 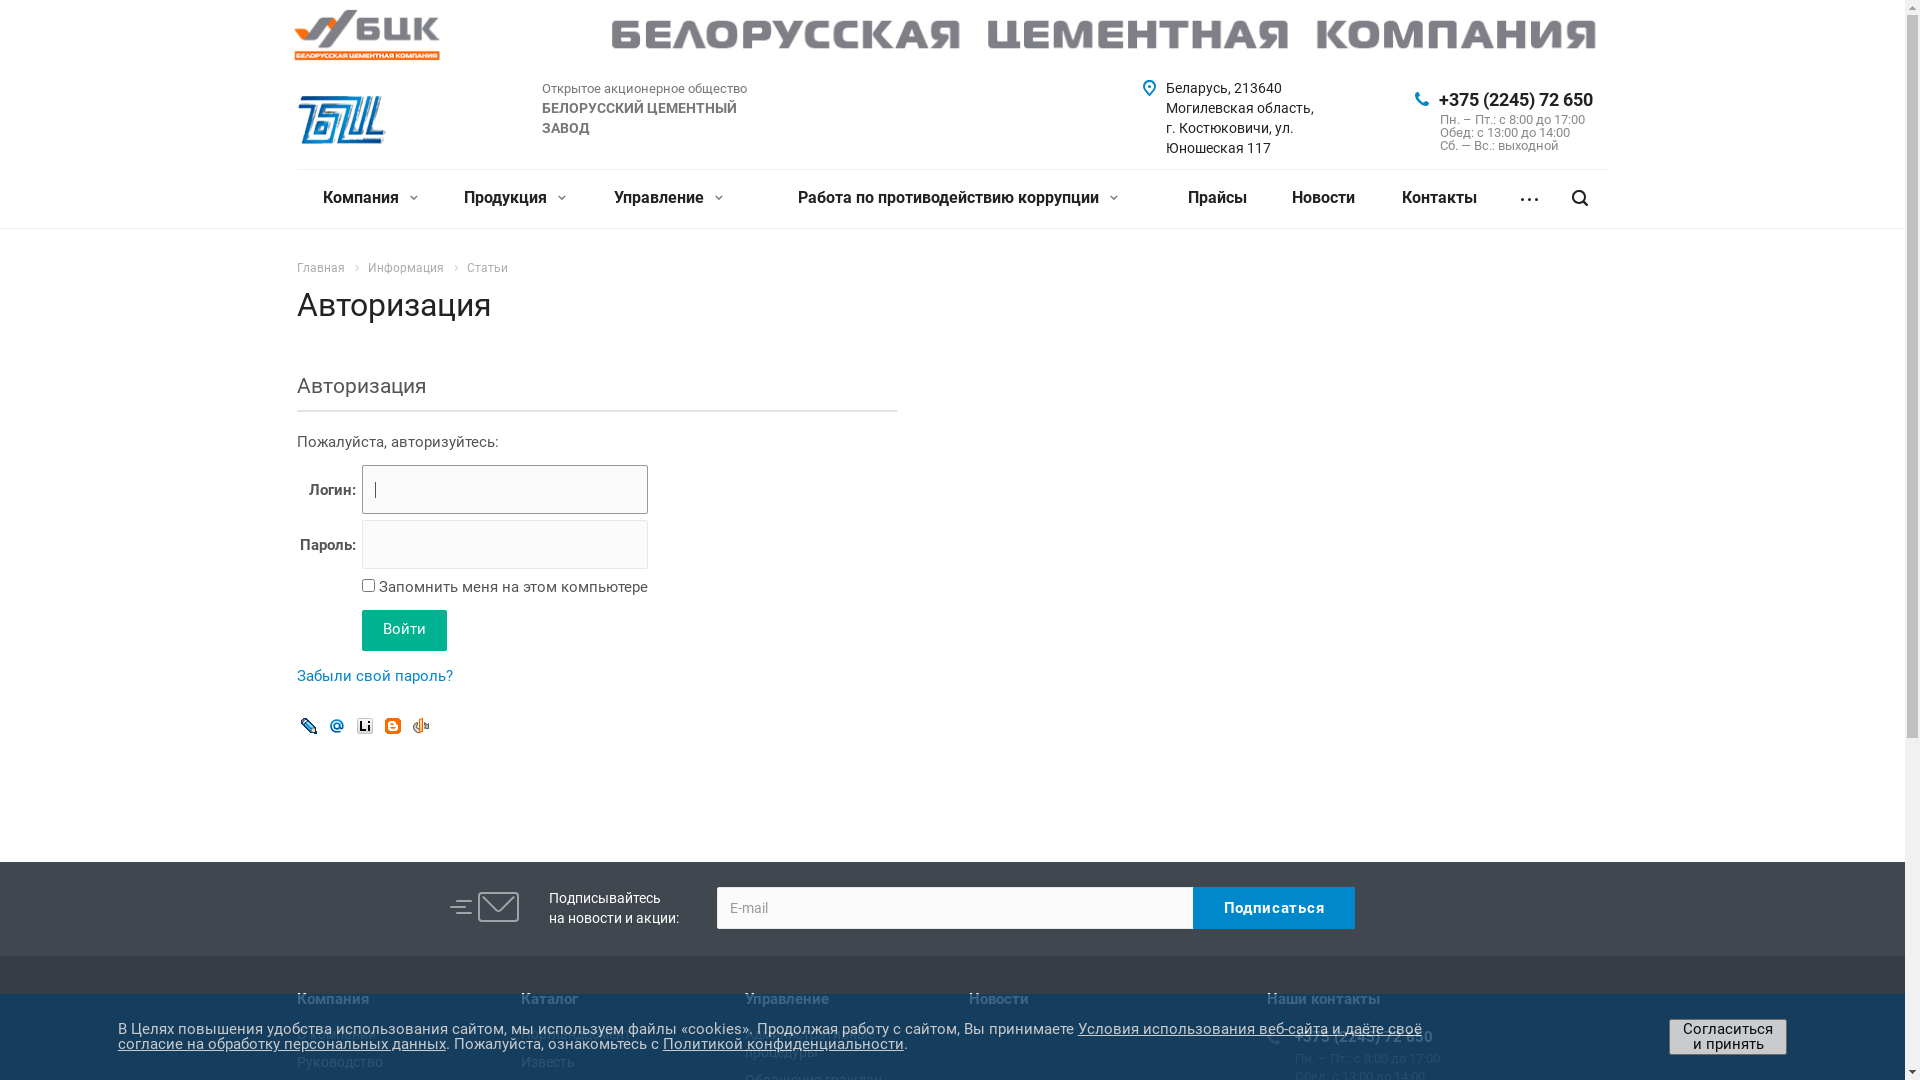 What do you see at coordinates (1515, 99) in the screenshot?
I see `'+375 (2245) 72 650'` at bounding box center [1515, 99].